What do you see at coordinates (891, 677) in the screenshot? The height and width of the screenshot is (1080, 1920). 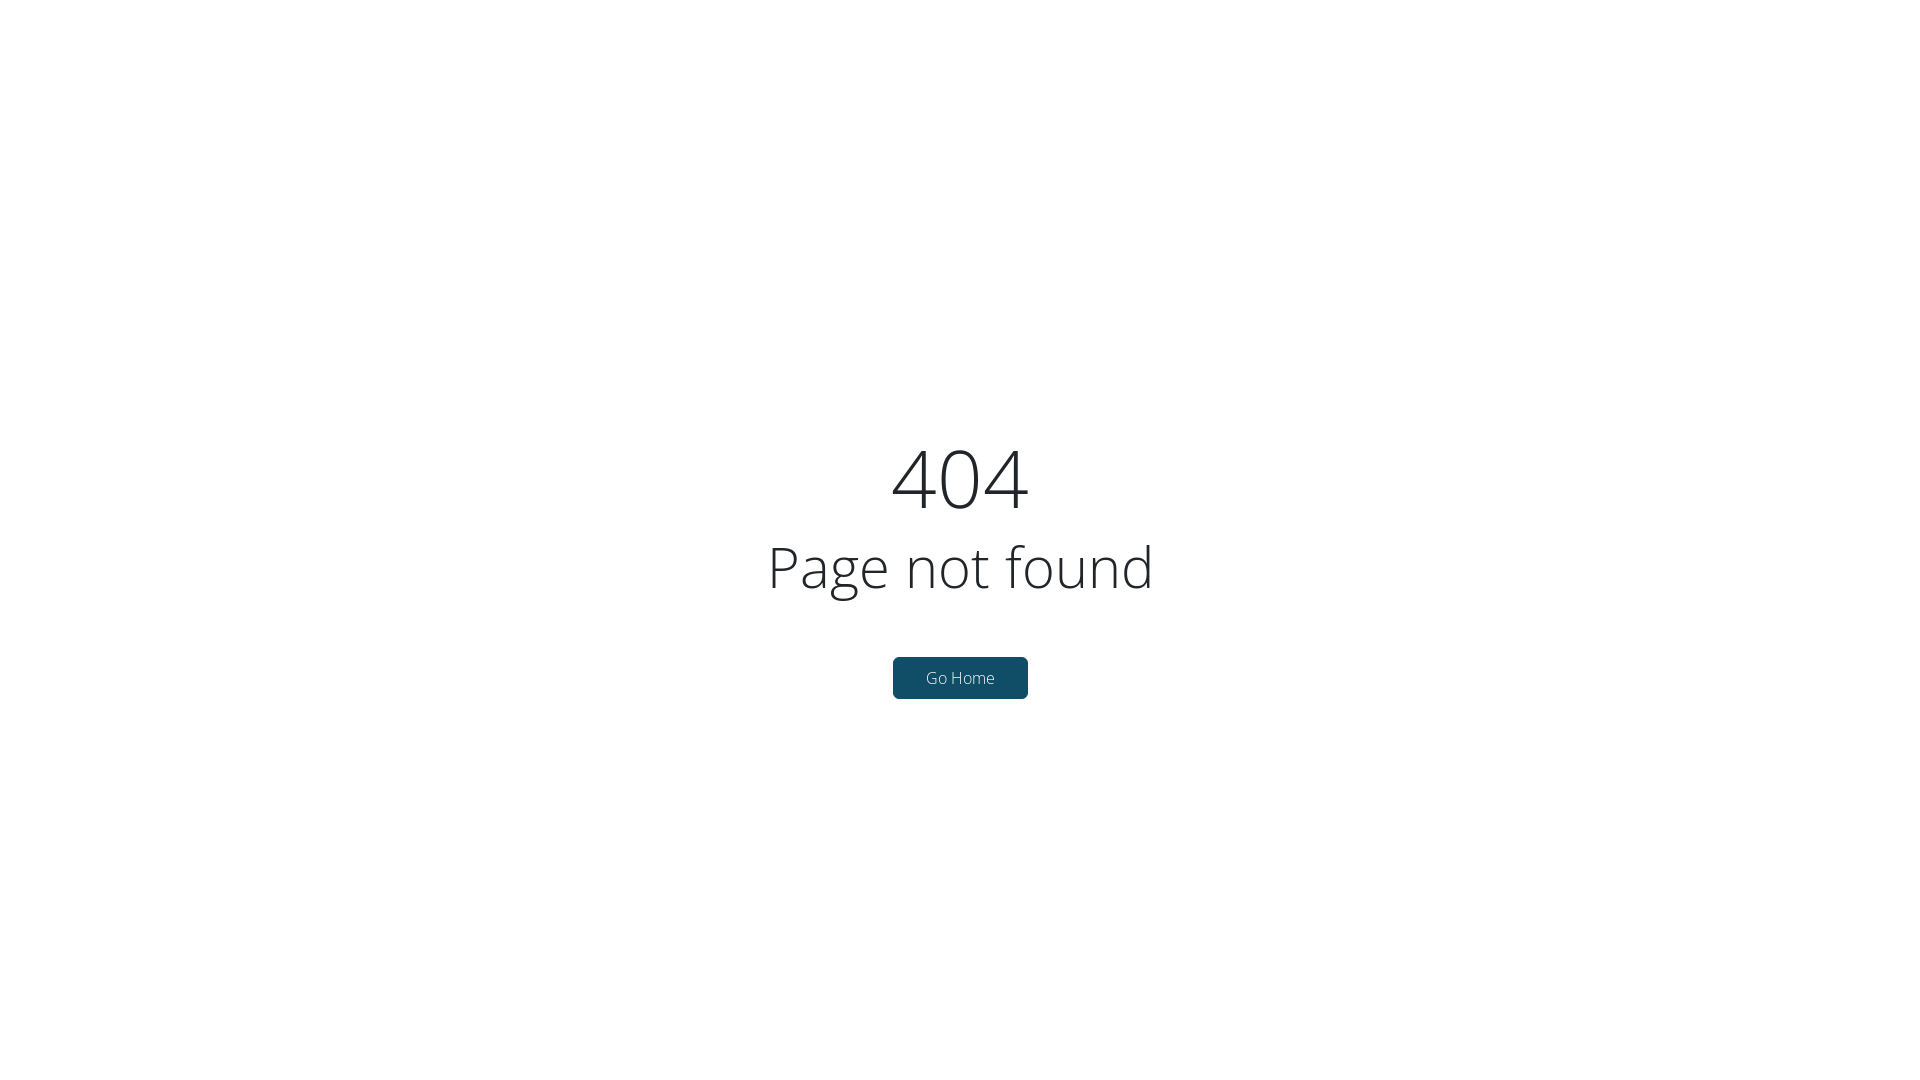 I see `'Go Home'` at bounding box center [891, 677].